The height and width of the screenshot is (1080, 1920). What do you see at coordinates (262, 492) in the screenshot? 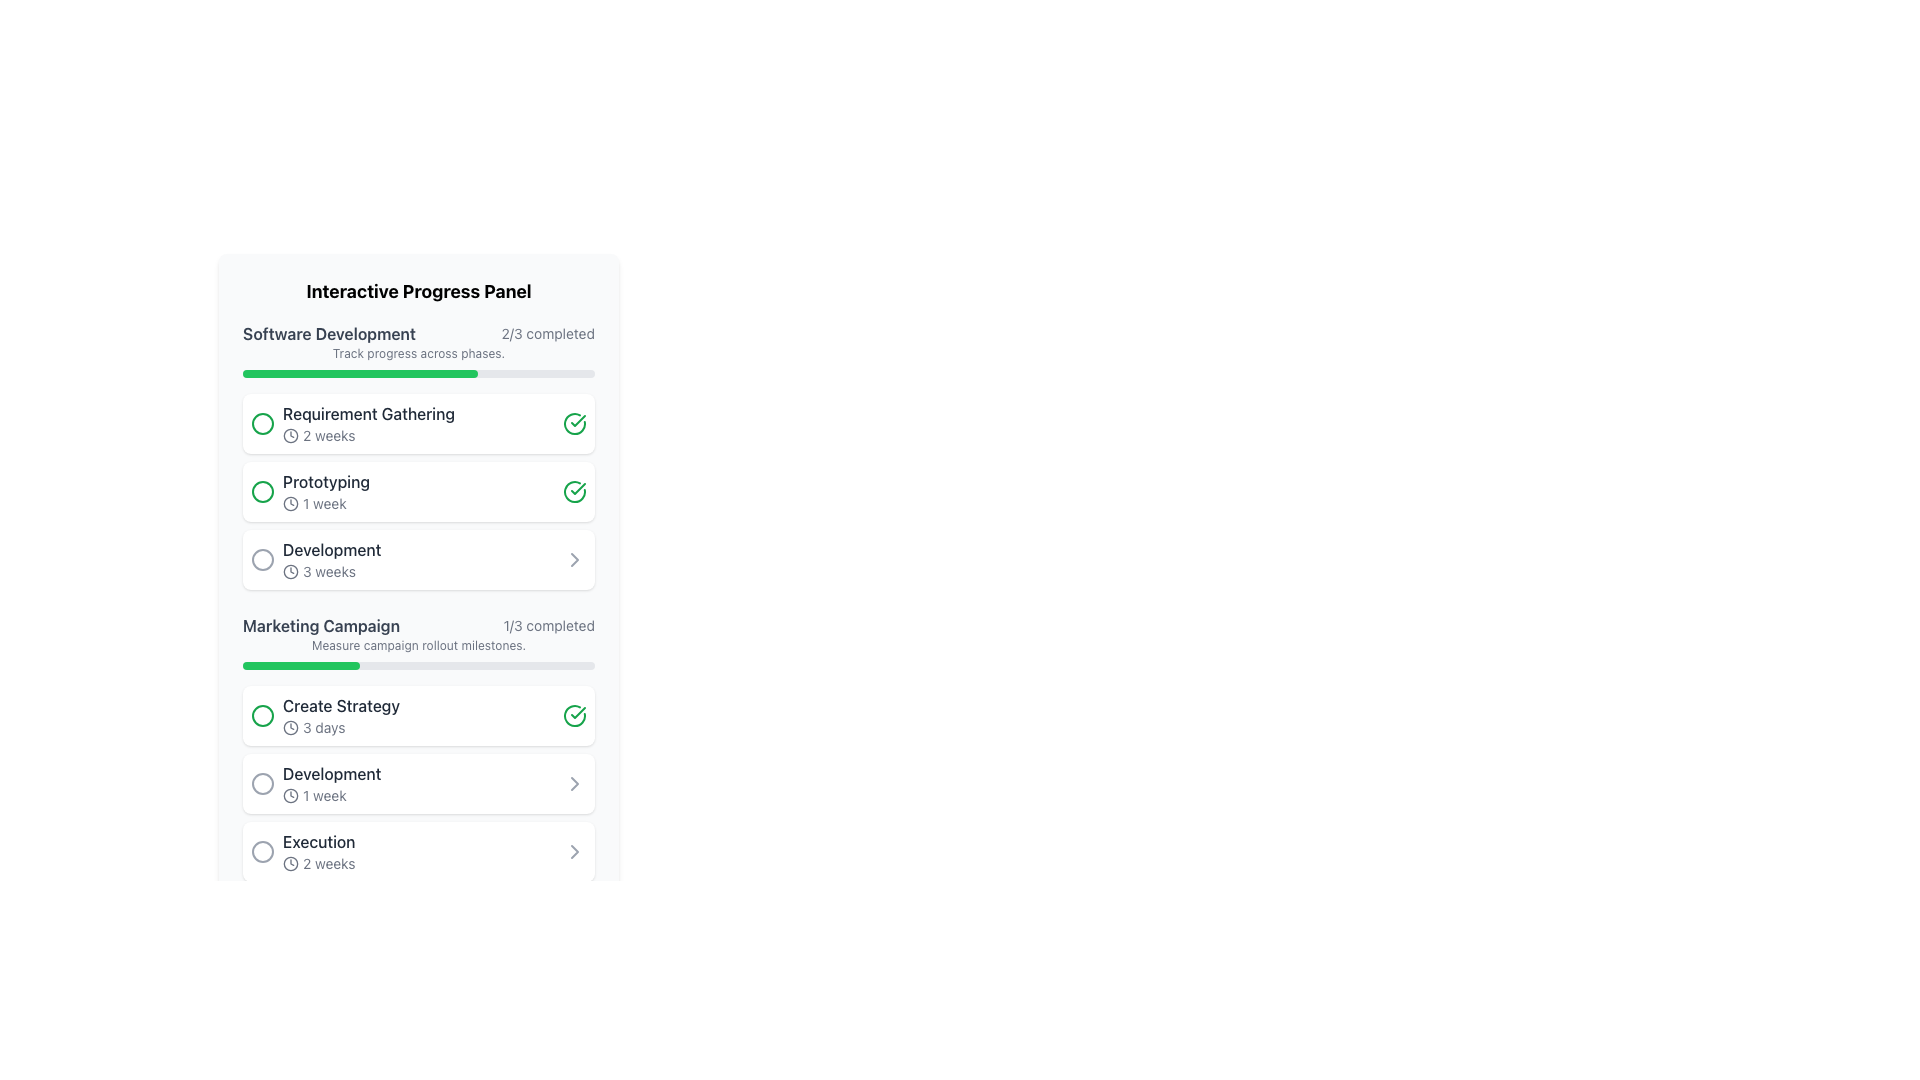
I see `the status indicator icon for the task 'Prototyping' located to the left of the text label 'Prototyping 1 week.'` at bounding box center [262, 492].